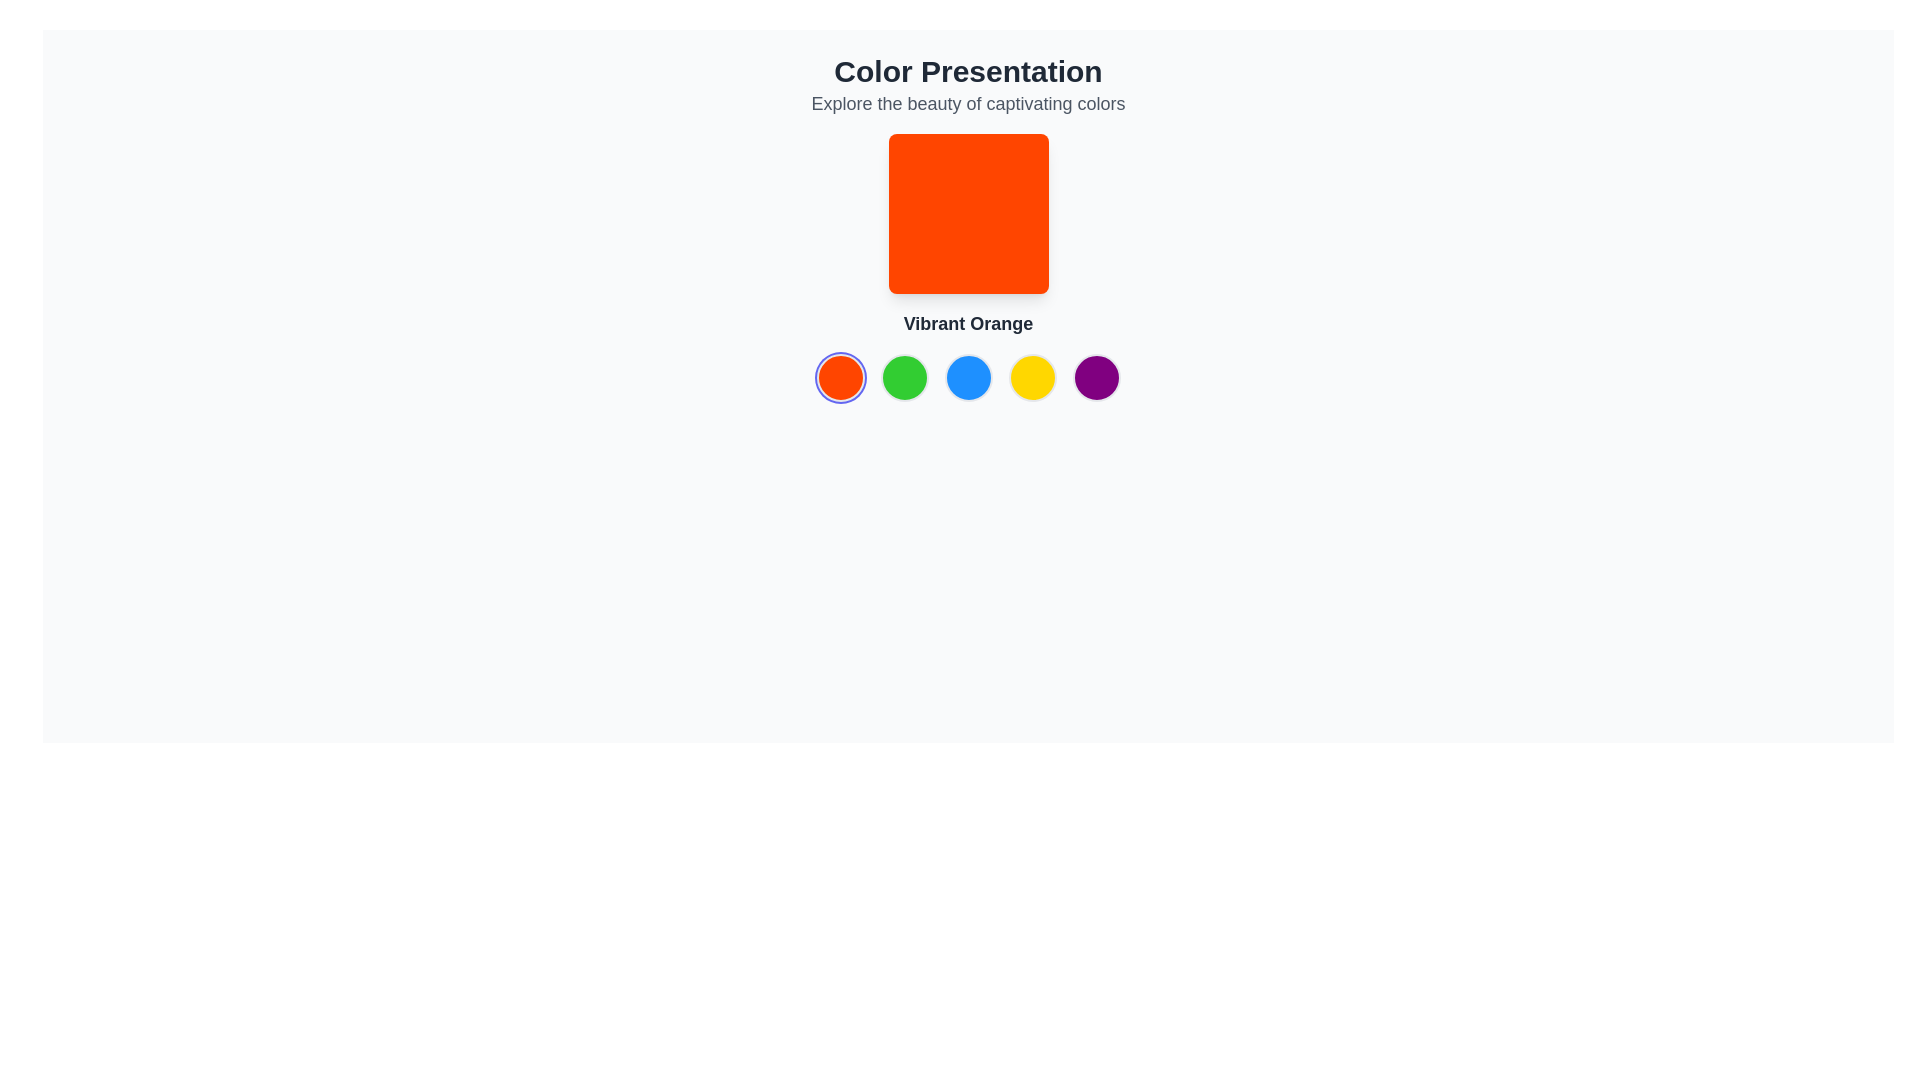  Describe the element at coordinates (968, 378) in the screenshot. I see `the third circular button from the left in a row of five colored circular elements for selection` at that location.